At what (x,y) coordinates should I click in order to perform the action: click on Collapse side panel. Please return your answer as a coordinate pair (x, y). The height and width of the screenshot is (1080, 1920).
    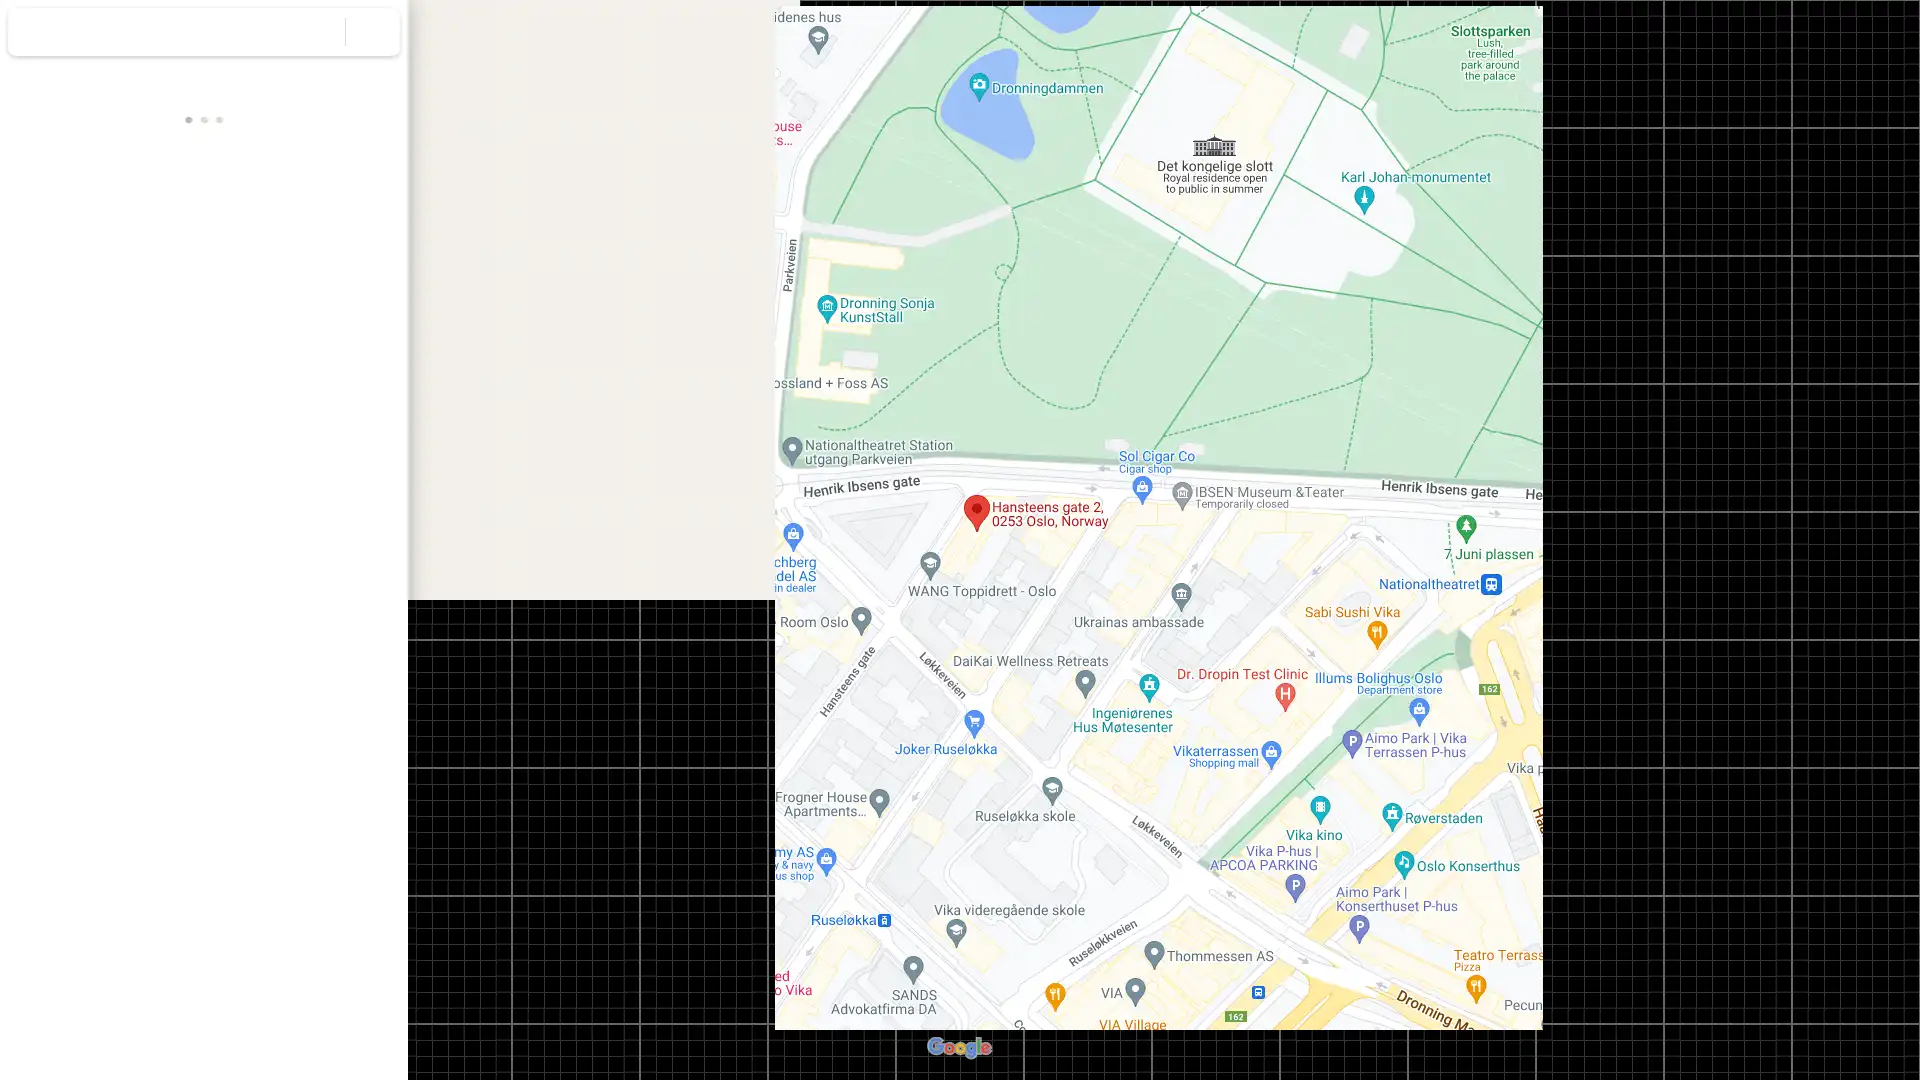
    Looking at the image, I should click on (331, 540).